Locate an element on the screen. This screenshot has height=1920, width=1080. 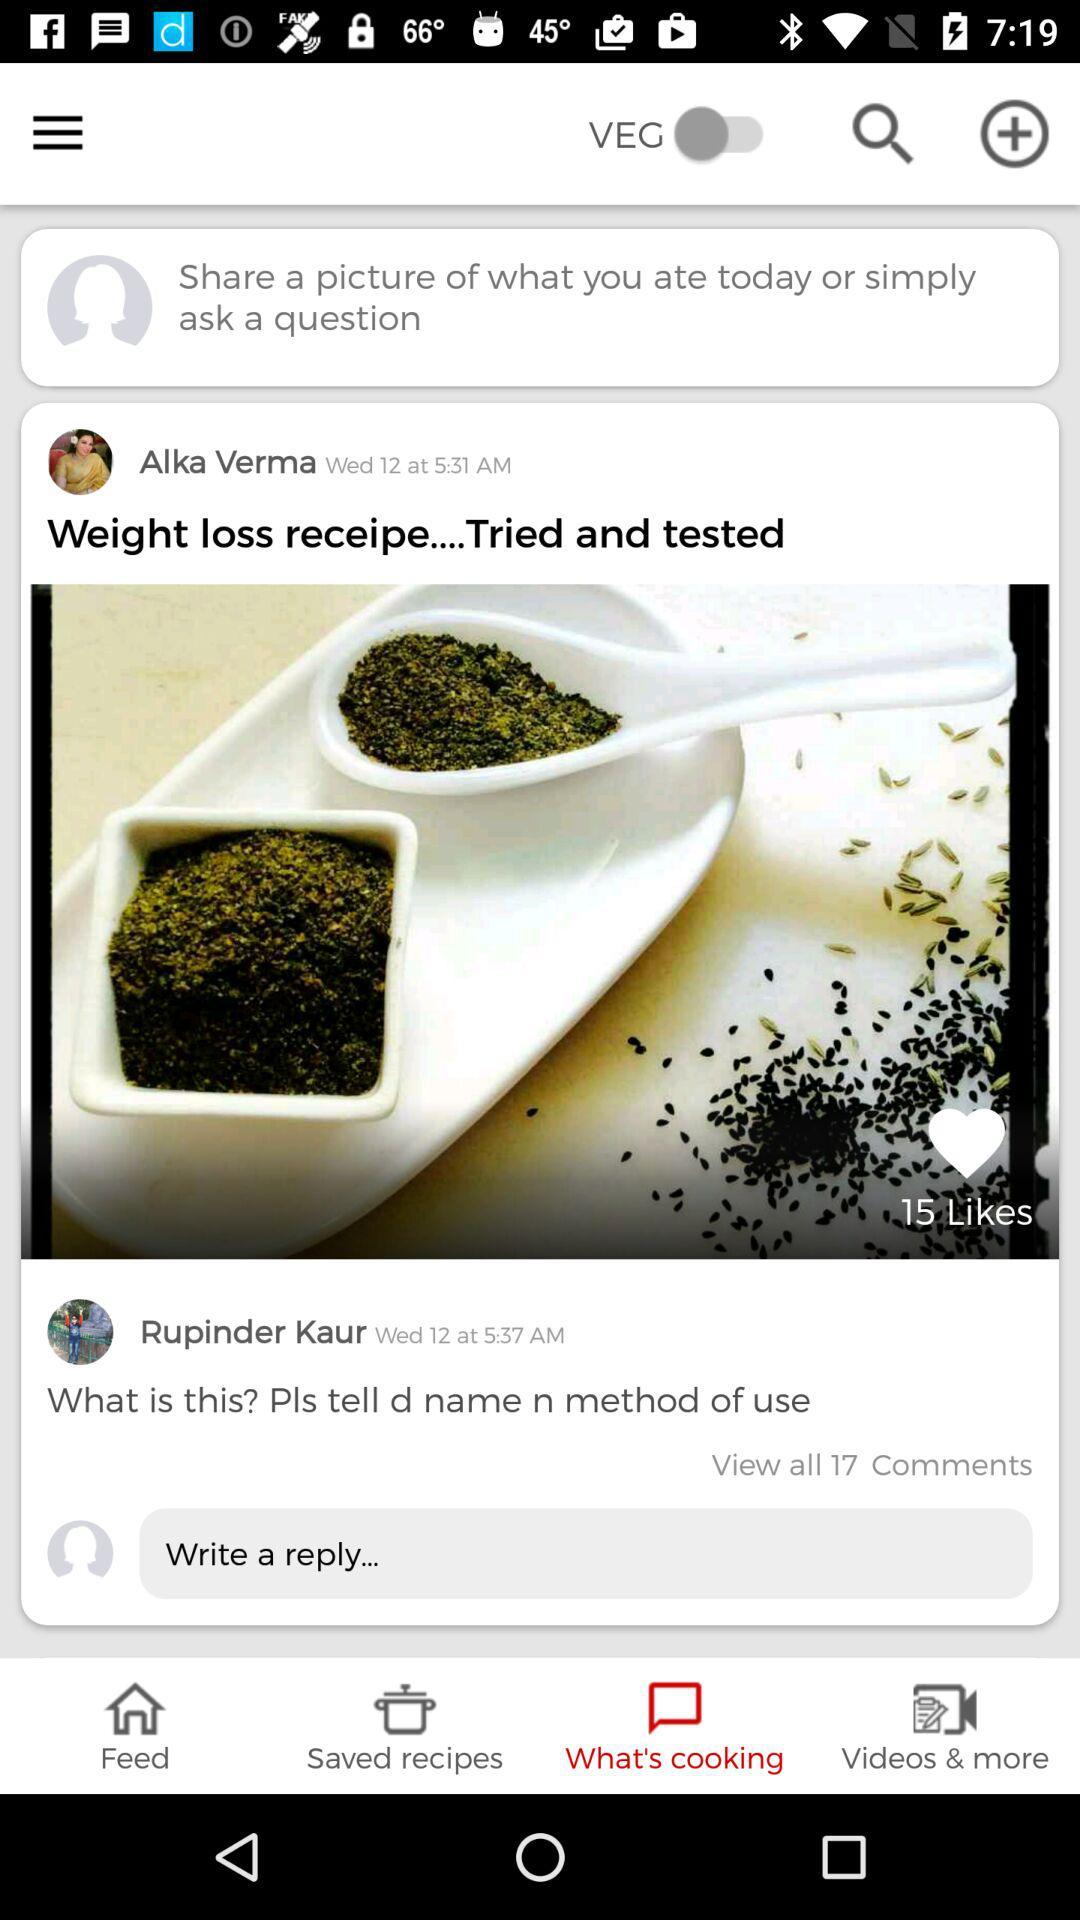
feed item is located at coordinates (135, 1725).